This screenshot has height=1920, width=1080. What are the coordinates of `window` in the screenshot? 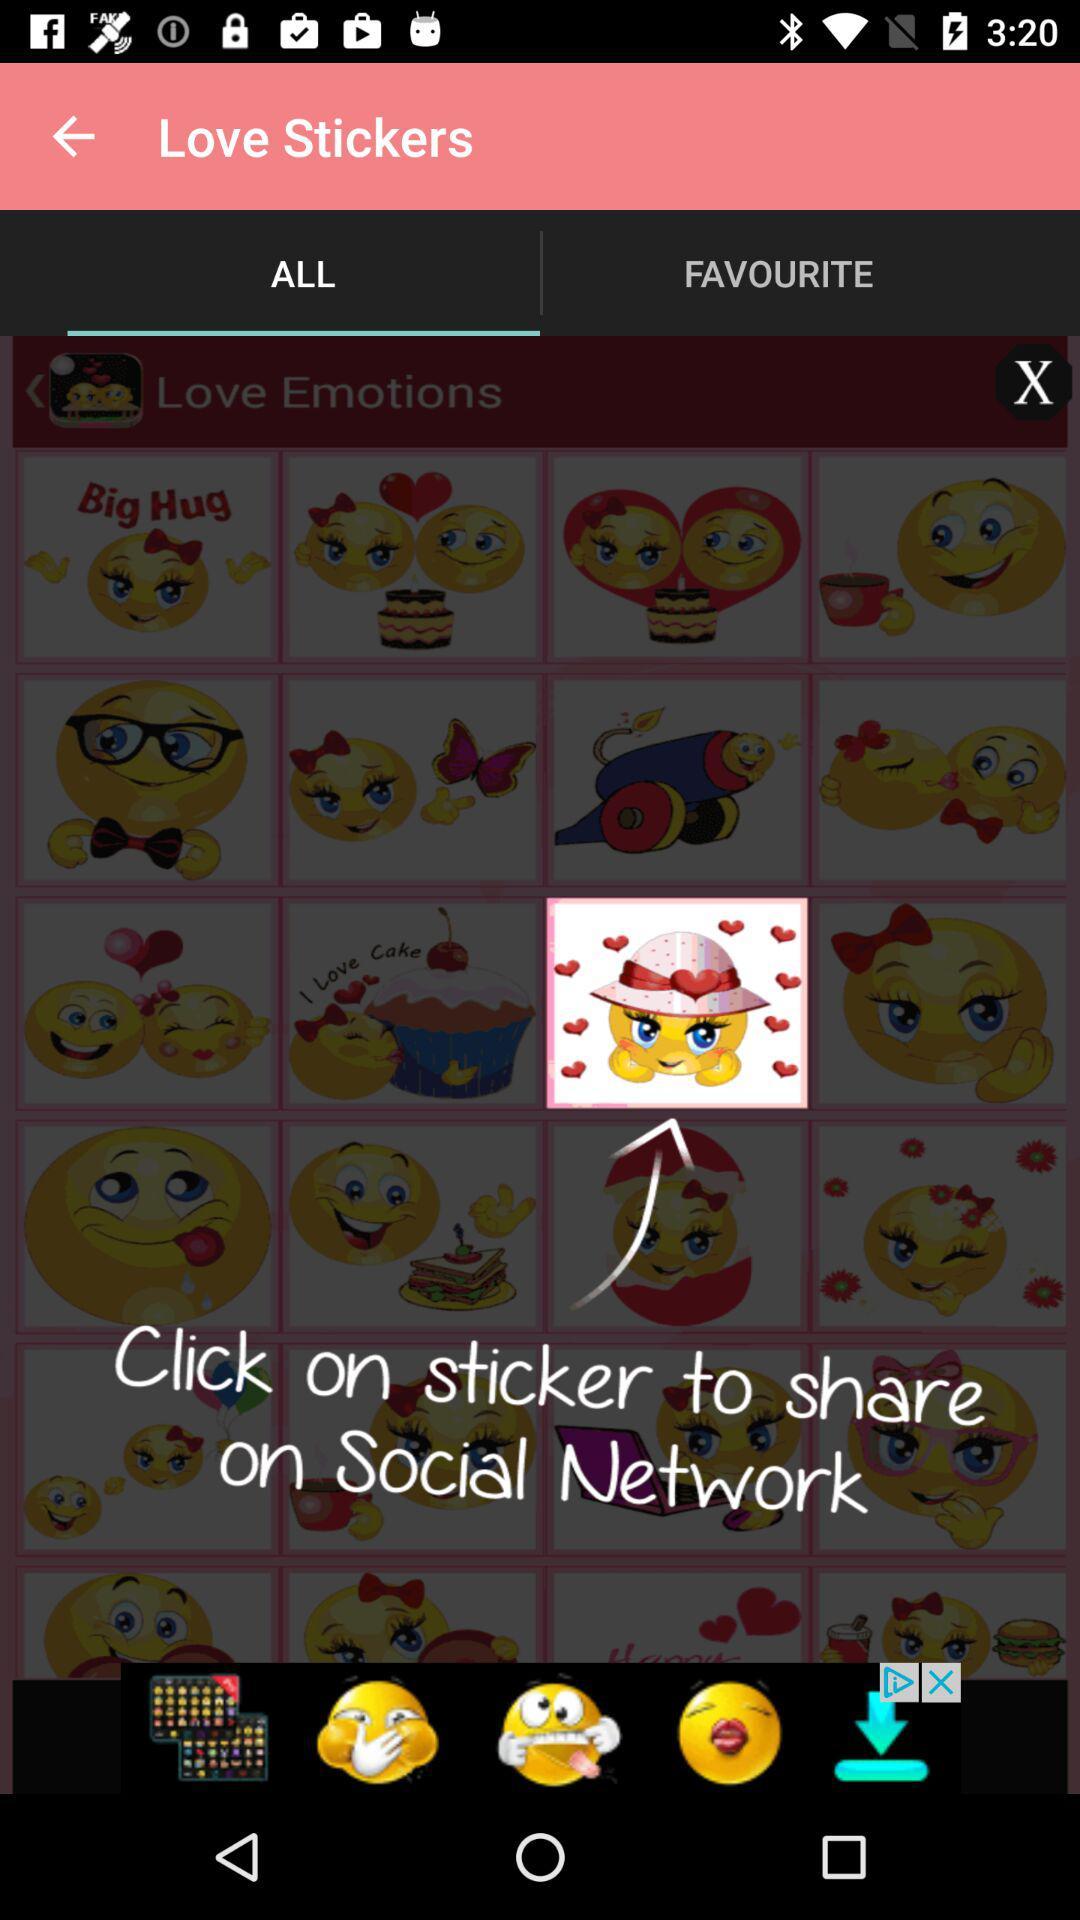 It's located at (1033, 382).